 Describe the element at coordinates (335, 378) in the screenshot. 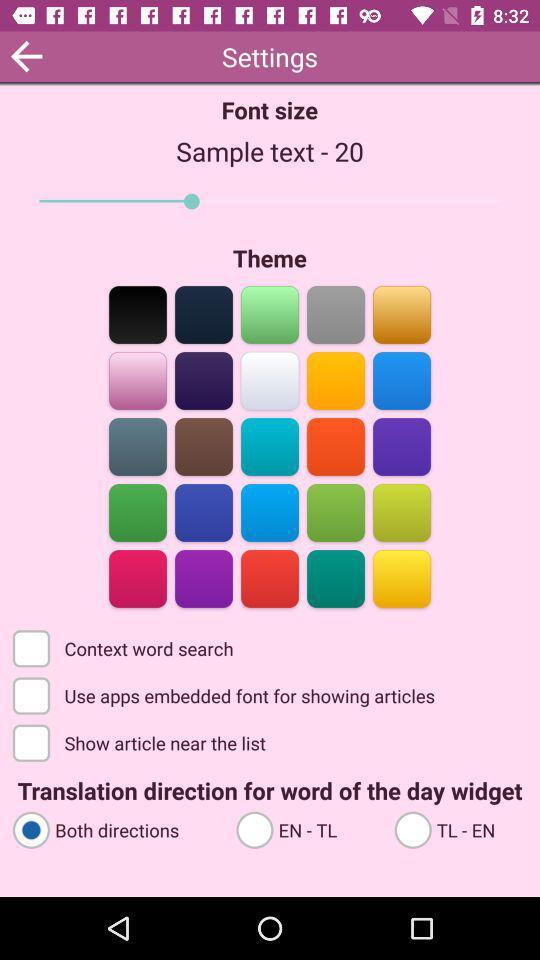

I see `choose this color` at that location.